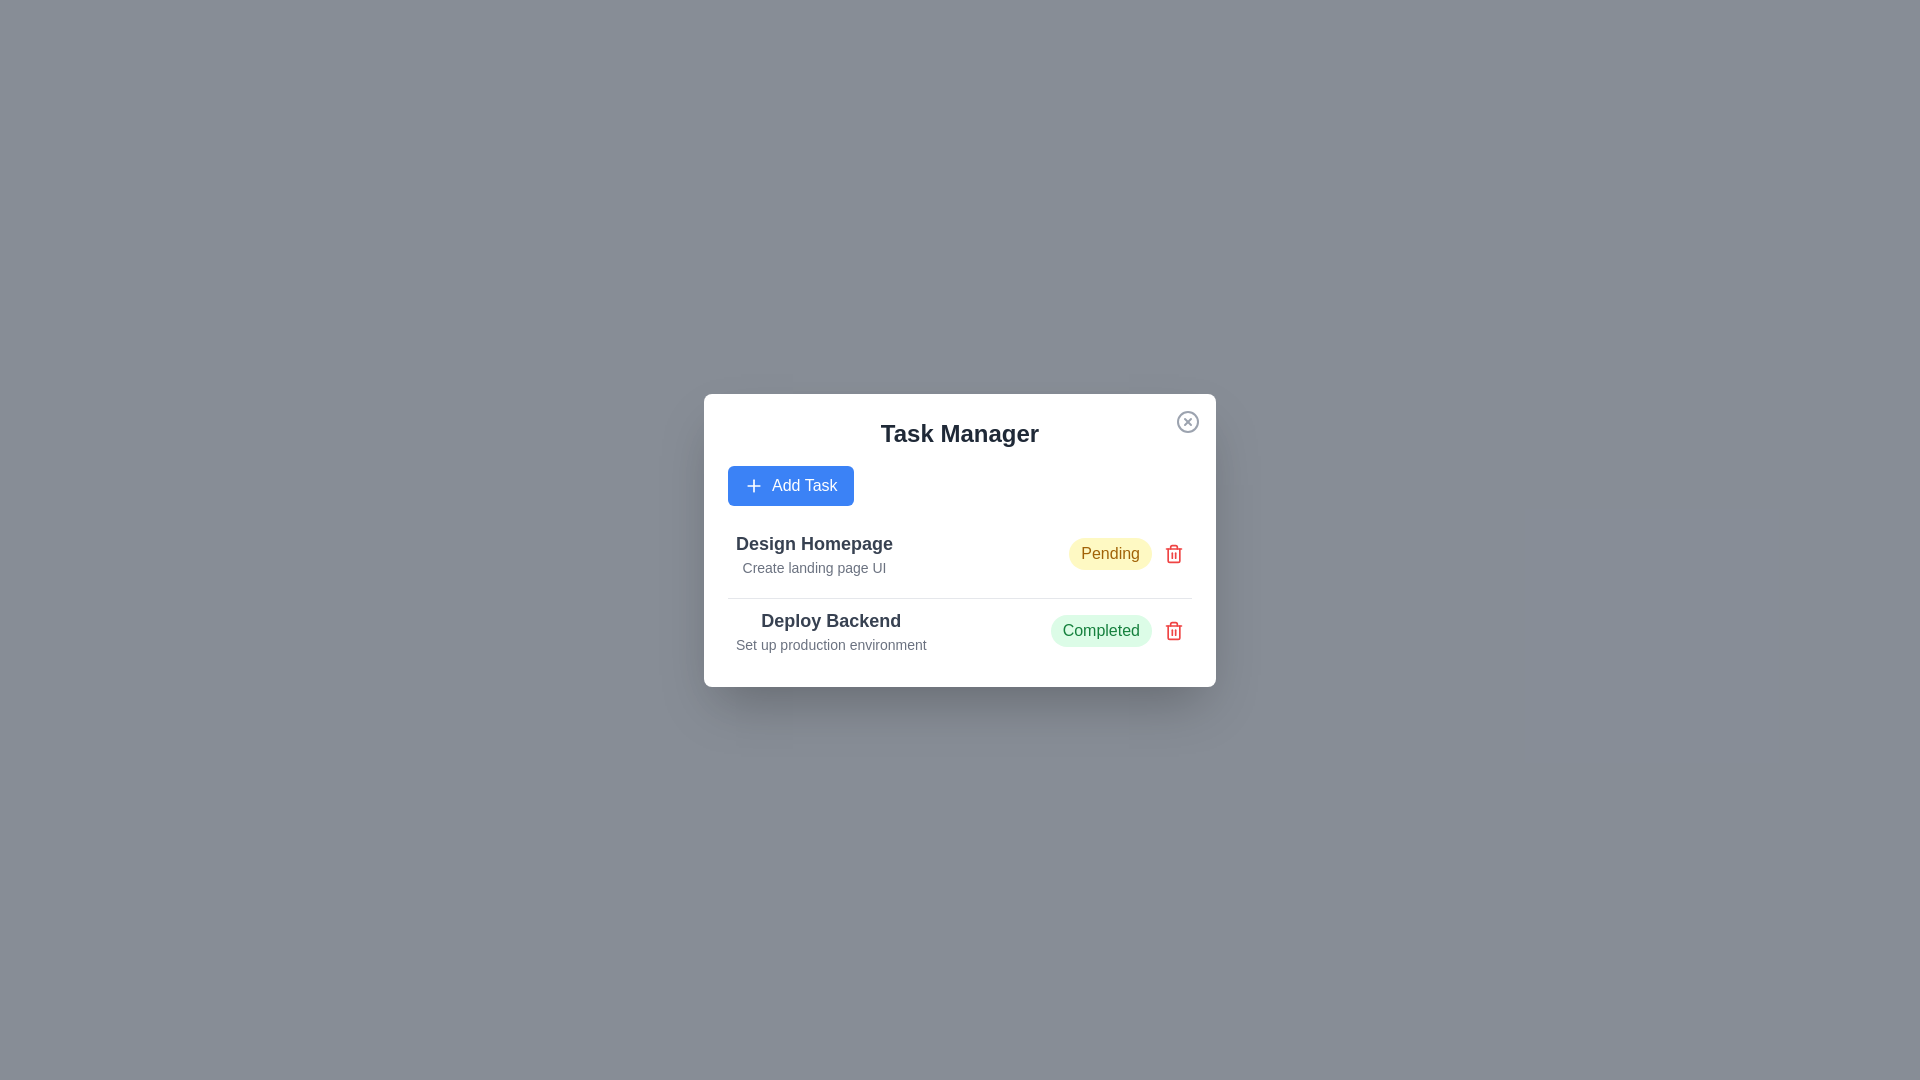  I want to click on the details of the task represented by the text block located in the second row of the task manager under the header 'Task Manager', following the task 'Design Homepage', so click(831, 630).